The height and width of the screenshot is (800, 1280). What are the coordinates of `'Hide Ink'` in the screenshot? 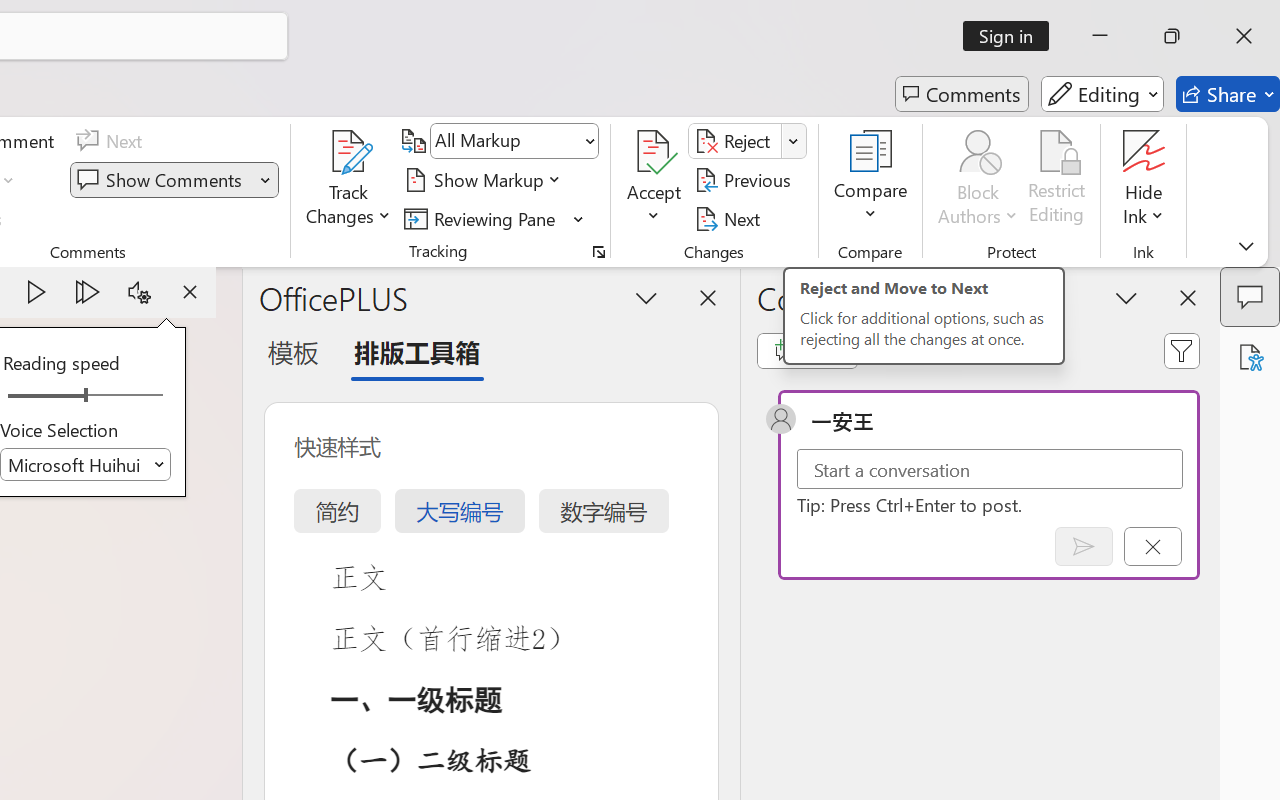 It's located at (1144, 151).